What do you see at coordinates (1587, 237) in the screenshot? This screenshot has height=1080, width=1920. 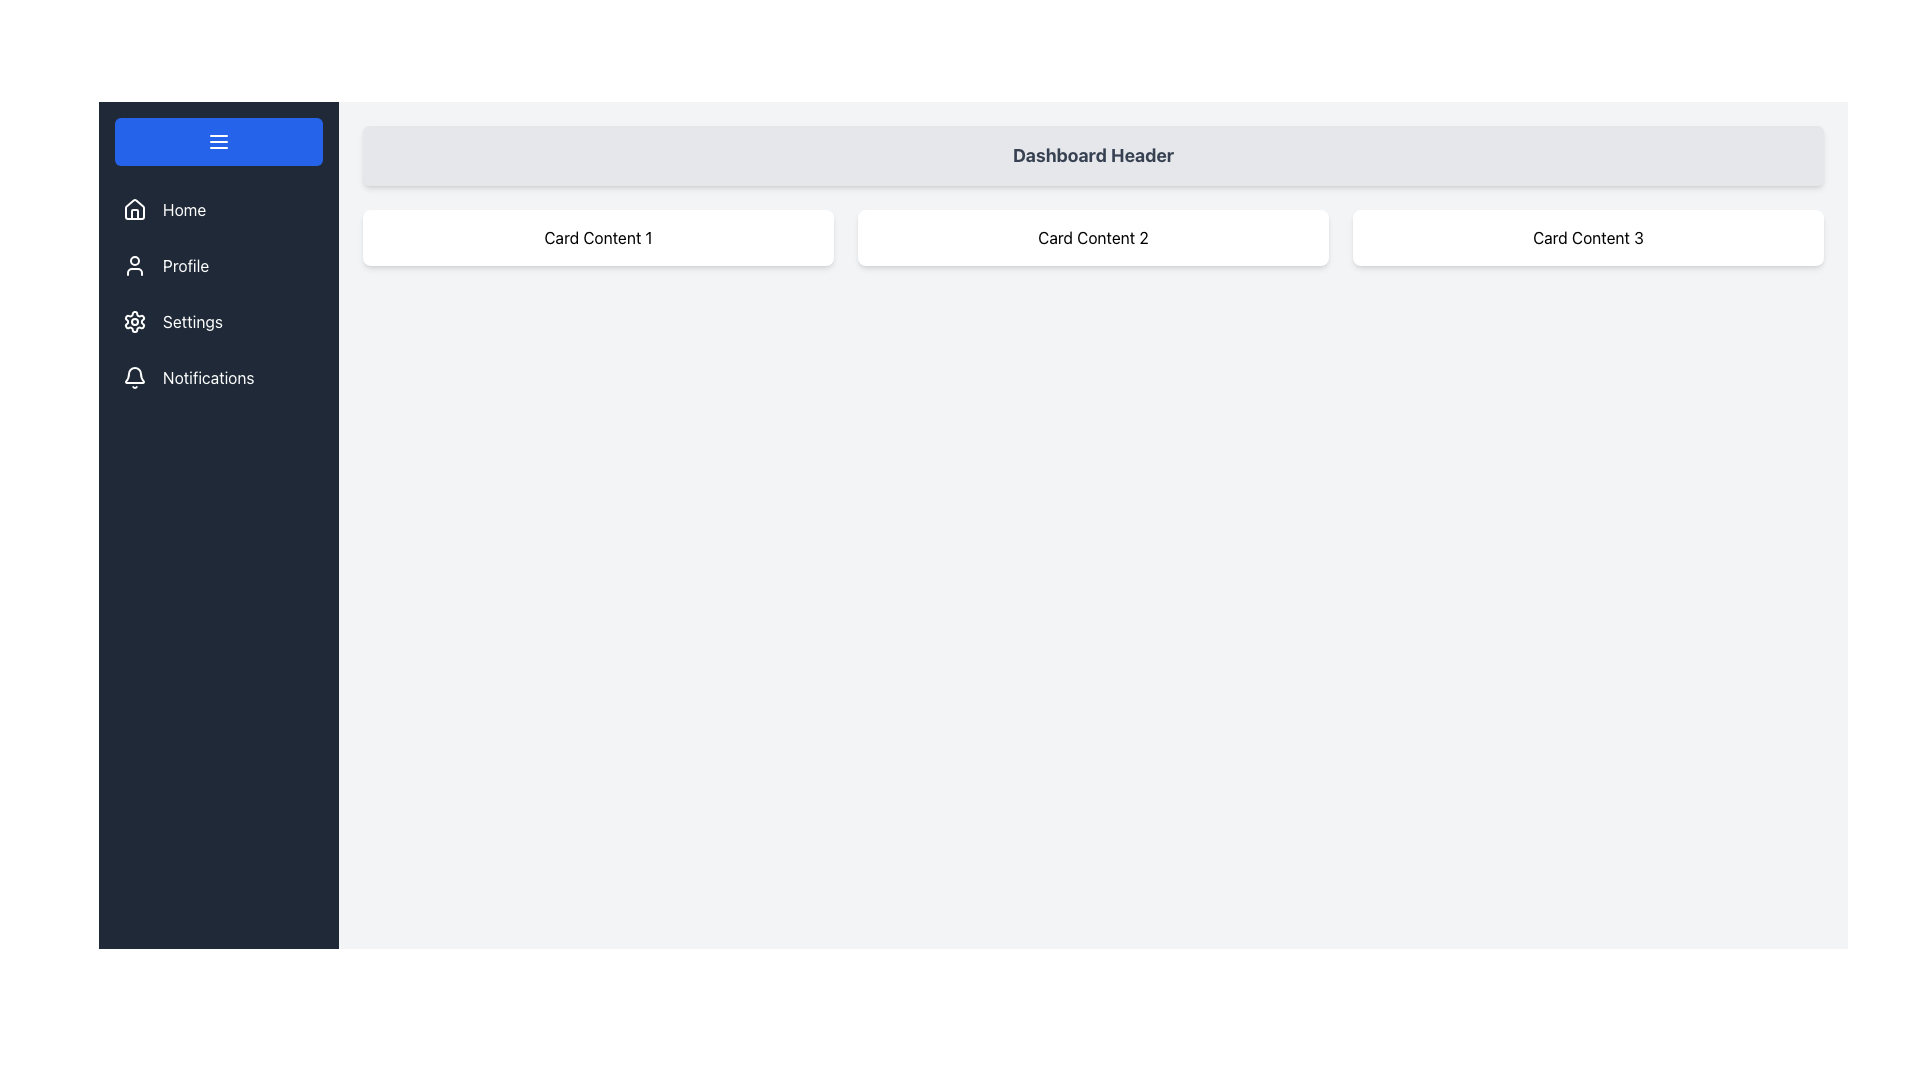 I see `content displayed on the informational card labeled 'Card Content 3', which is located in the top-right part of the interface under the 'Dashboard Header'` at bounding box center [1587, 237].